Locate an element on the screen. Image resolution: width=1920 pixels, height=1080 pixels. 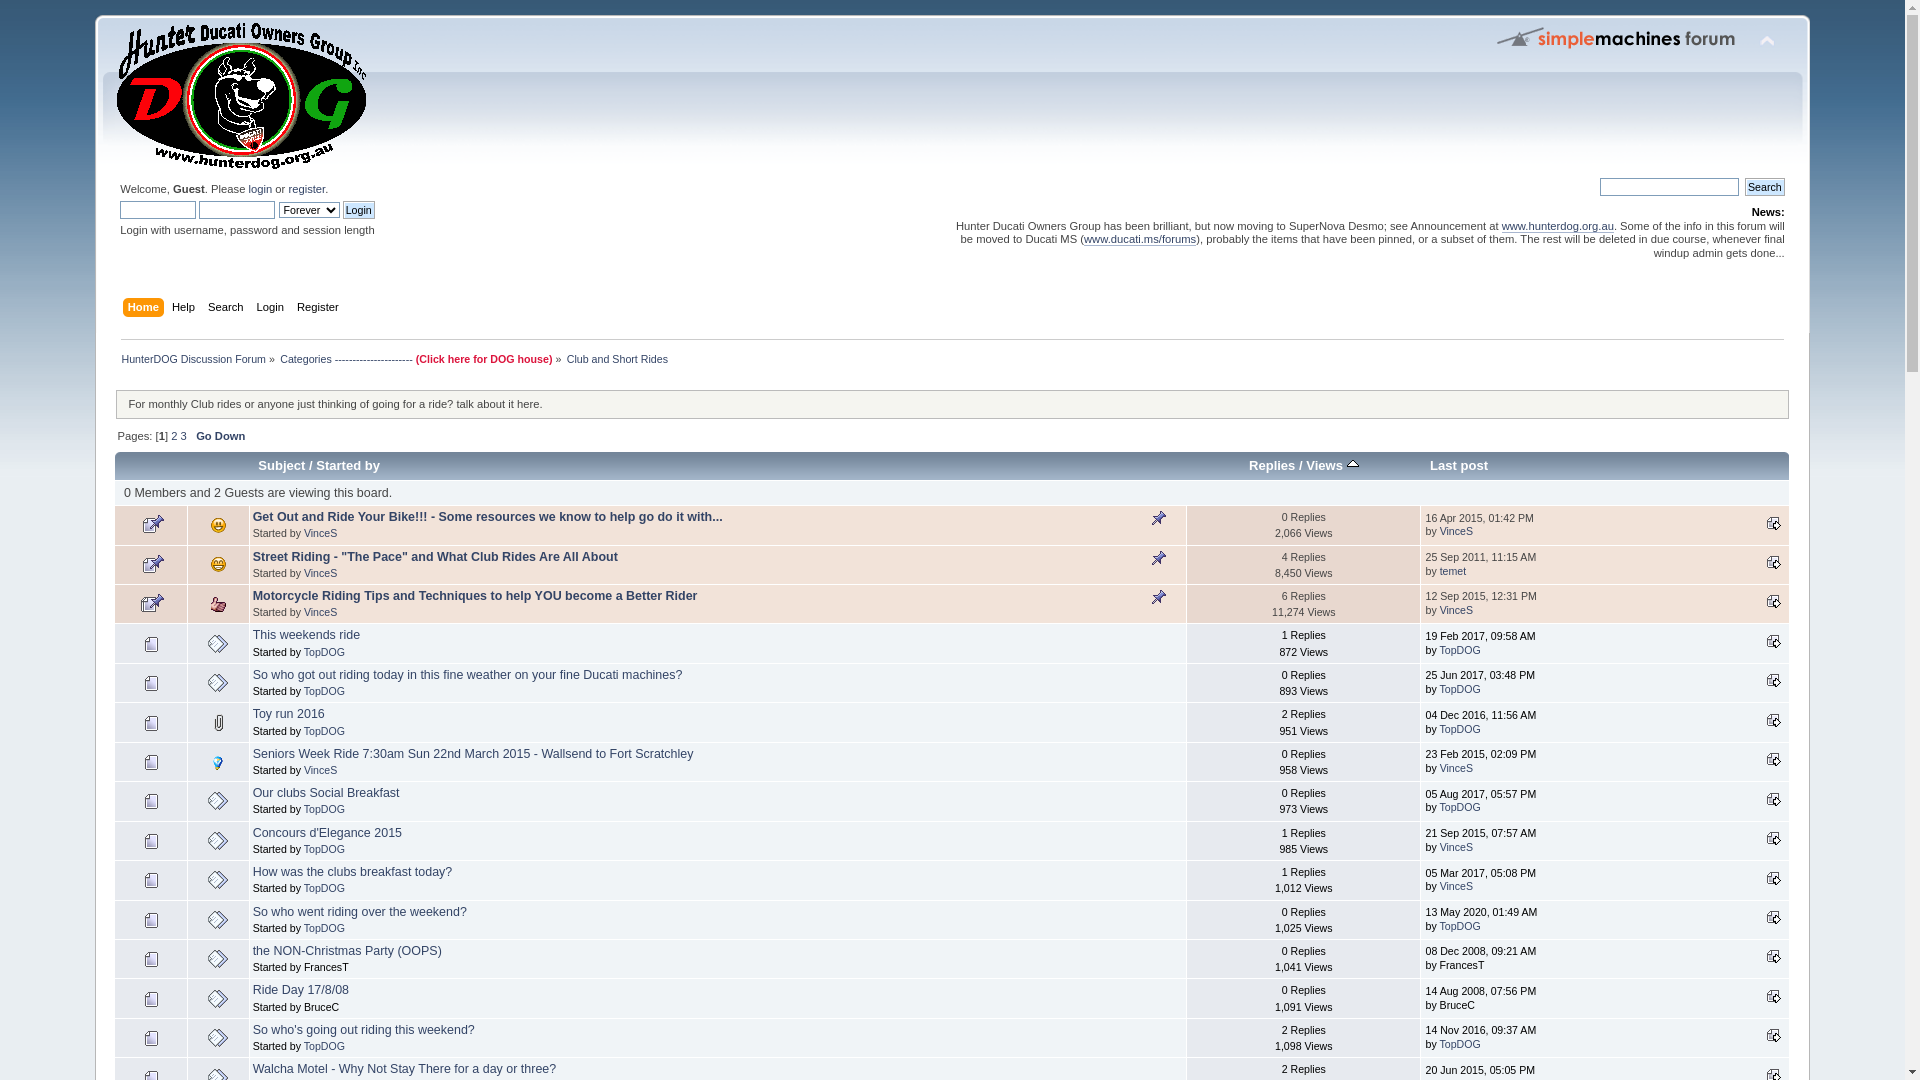
'Login' is located at coordinates (342, 209).